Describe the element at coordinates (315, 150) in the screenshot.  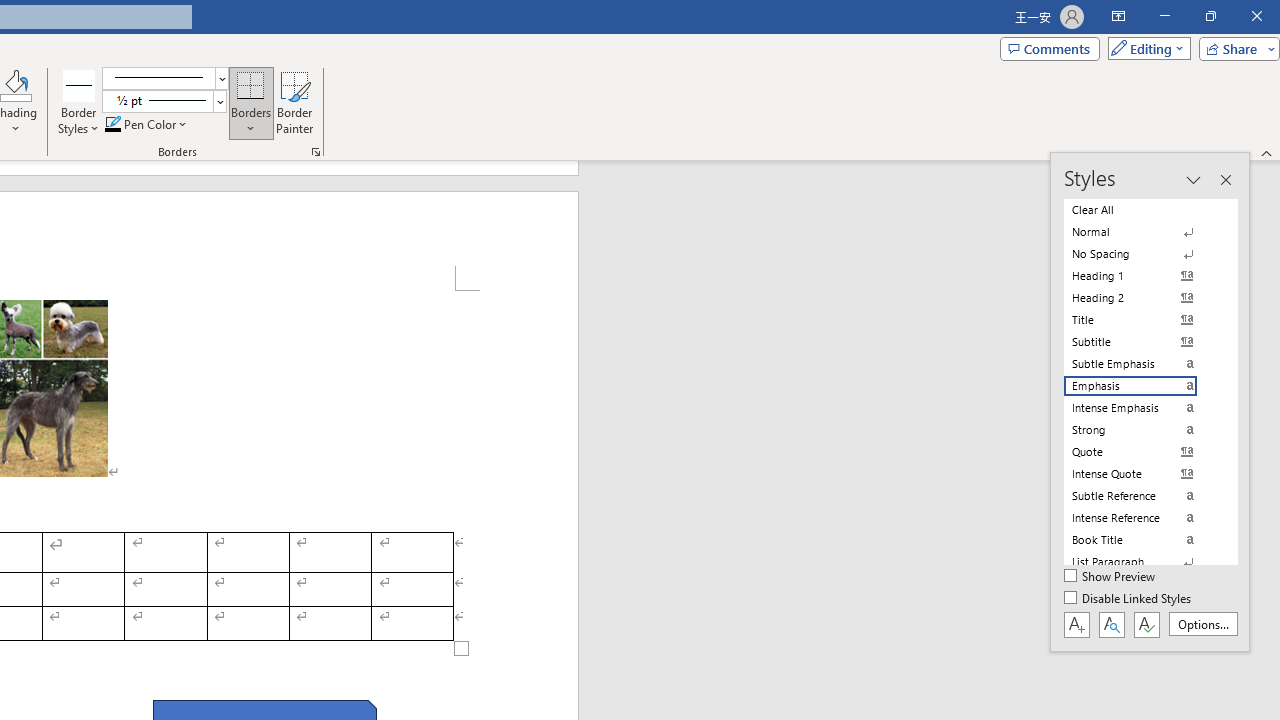
I see `'Borders and Shading...'` at that location.